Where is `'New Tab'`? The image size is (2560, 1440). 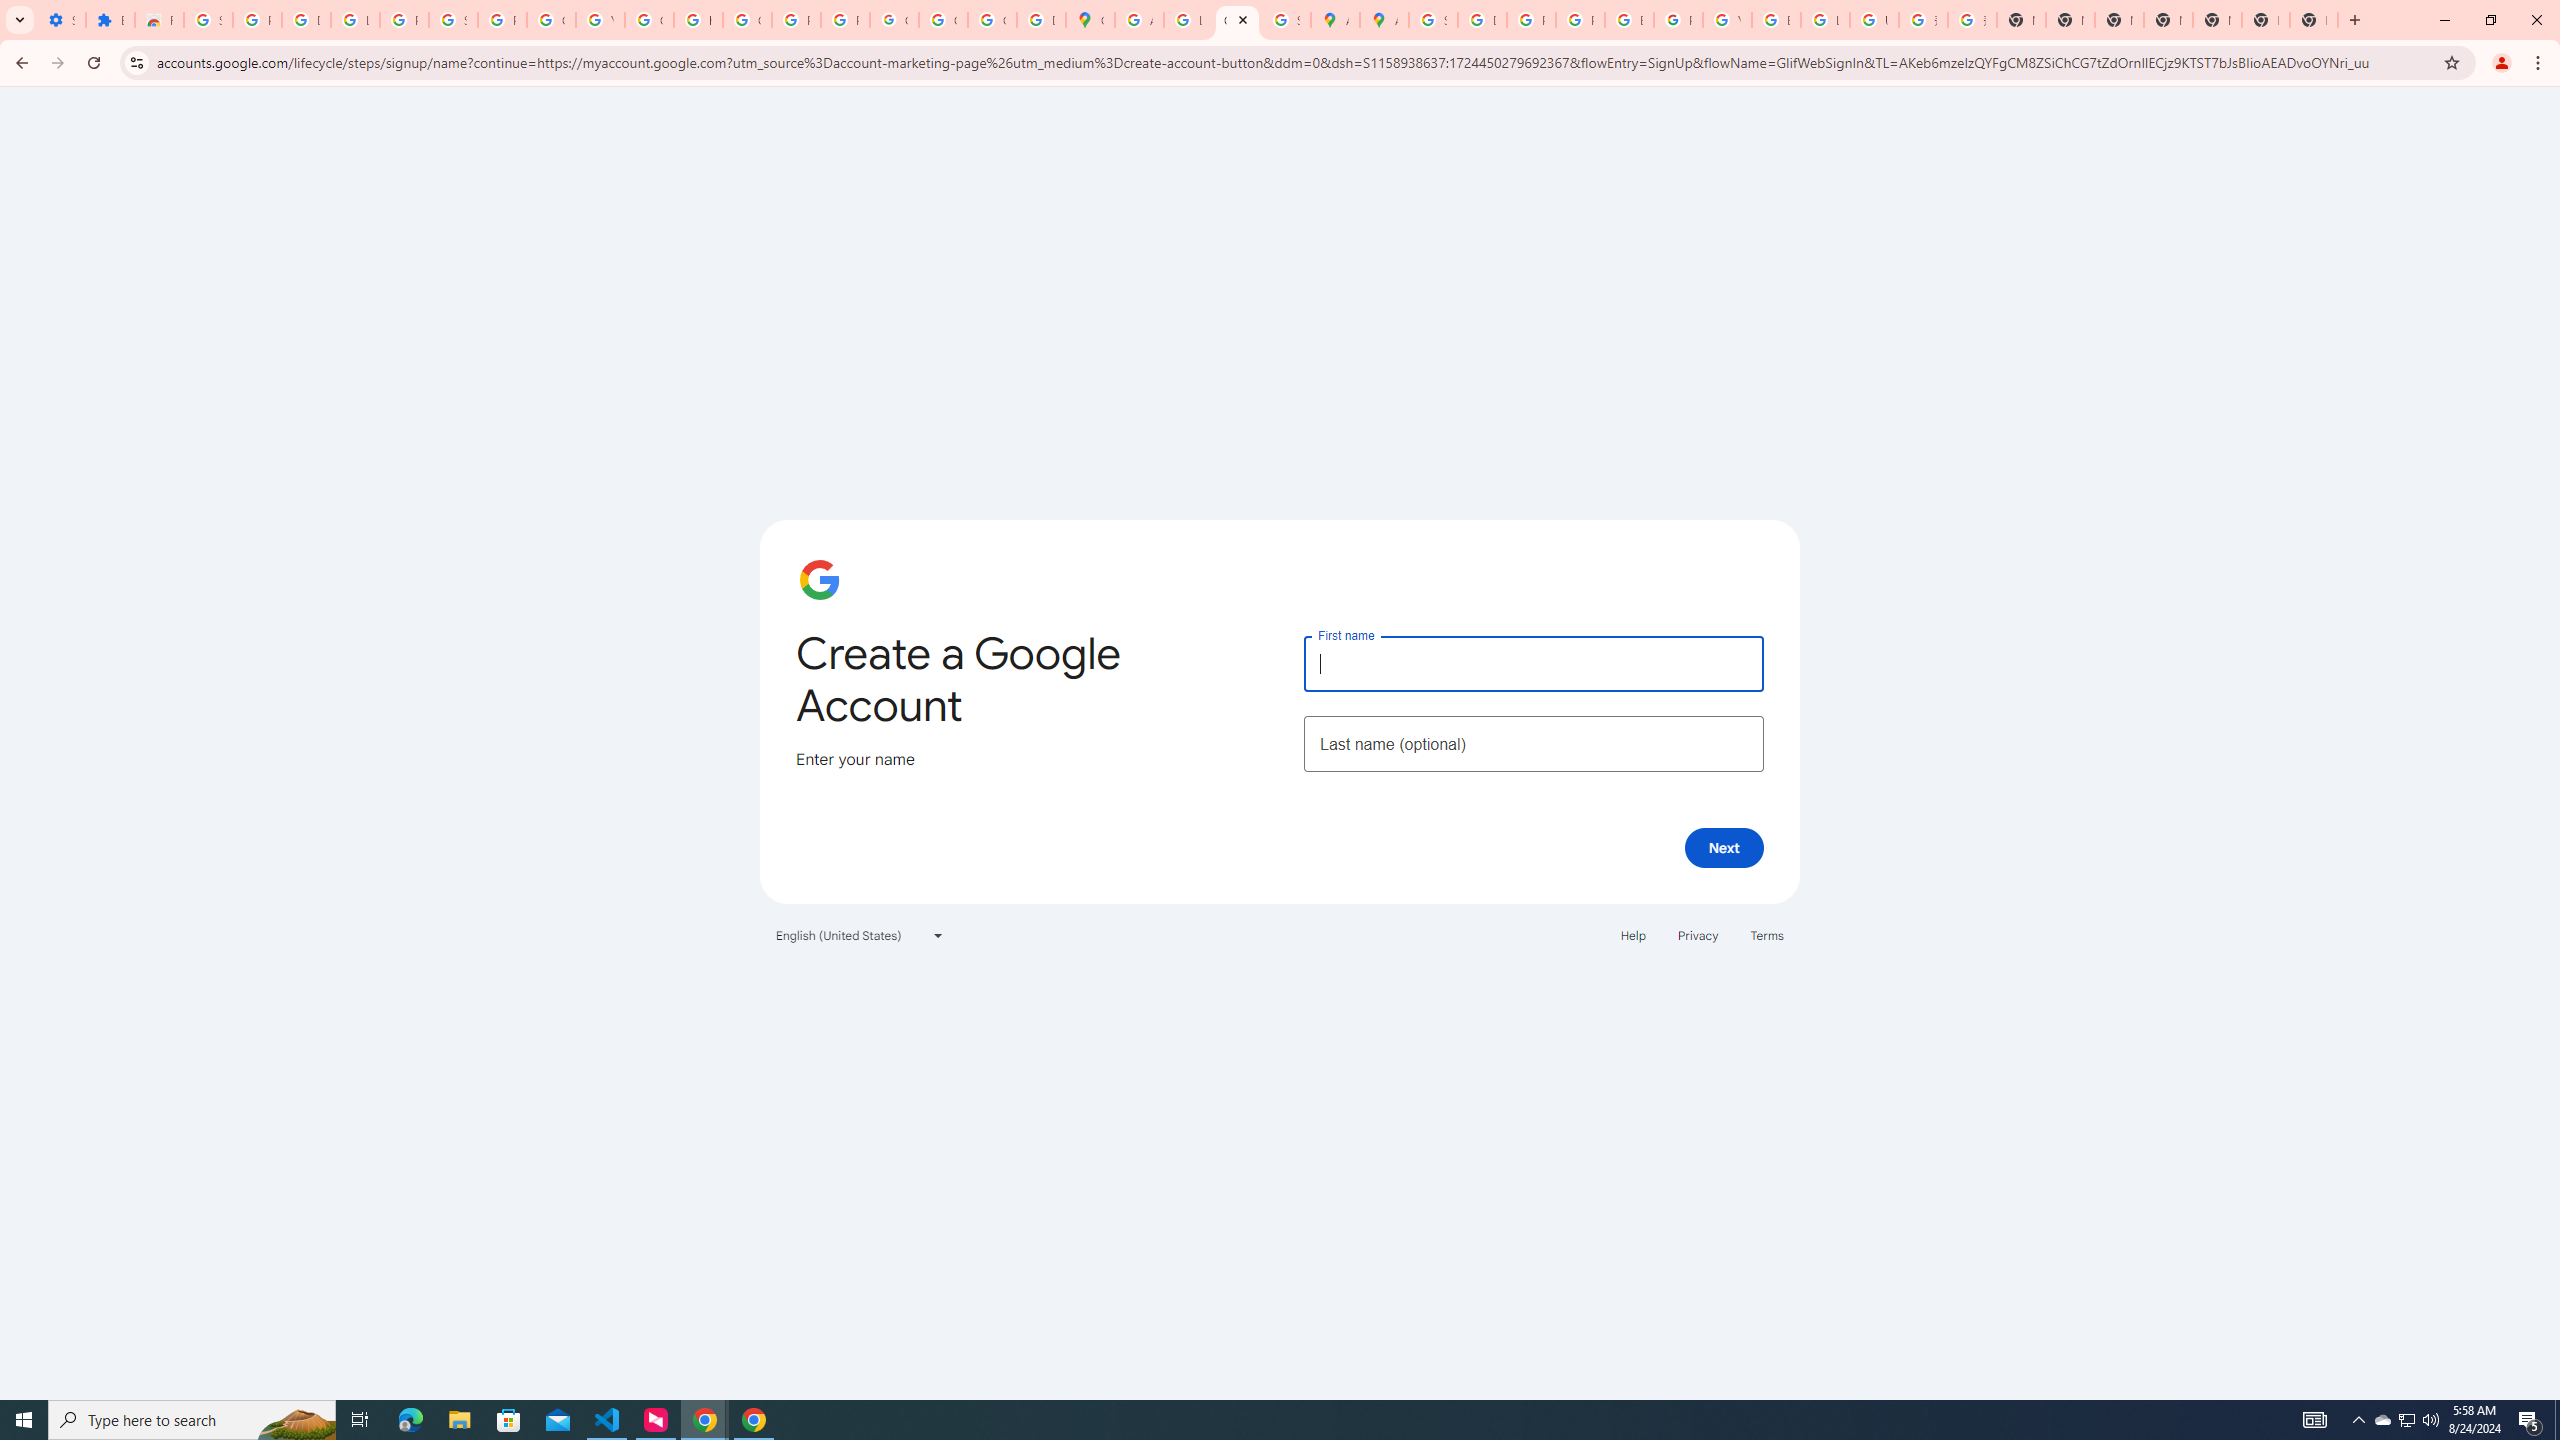 'New Tab' is located at coordinates (2314, 19).